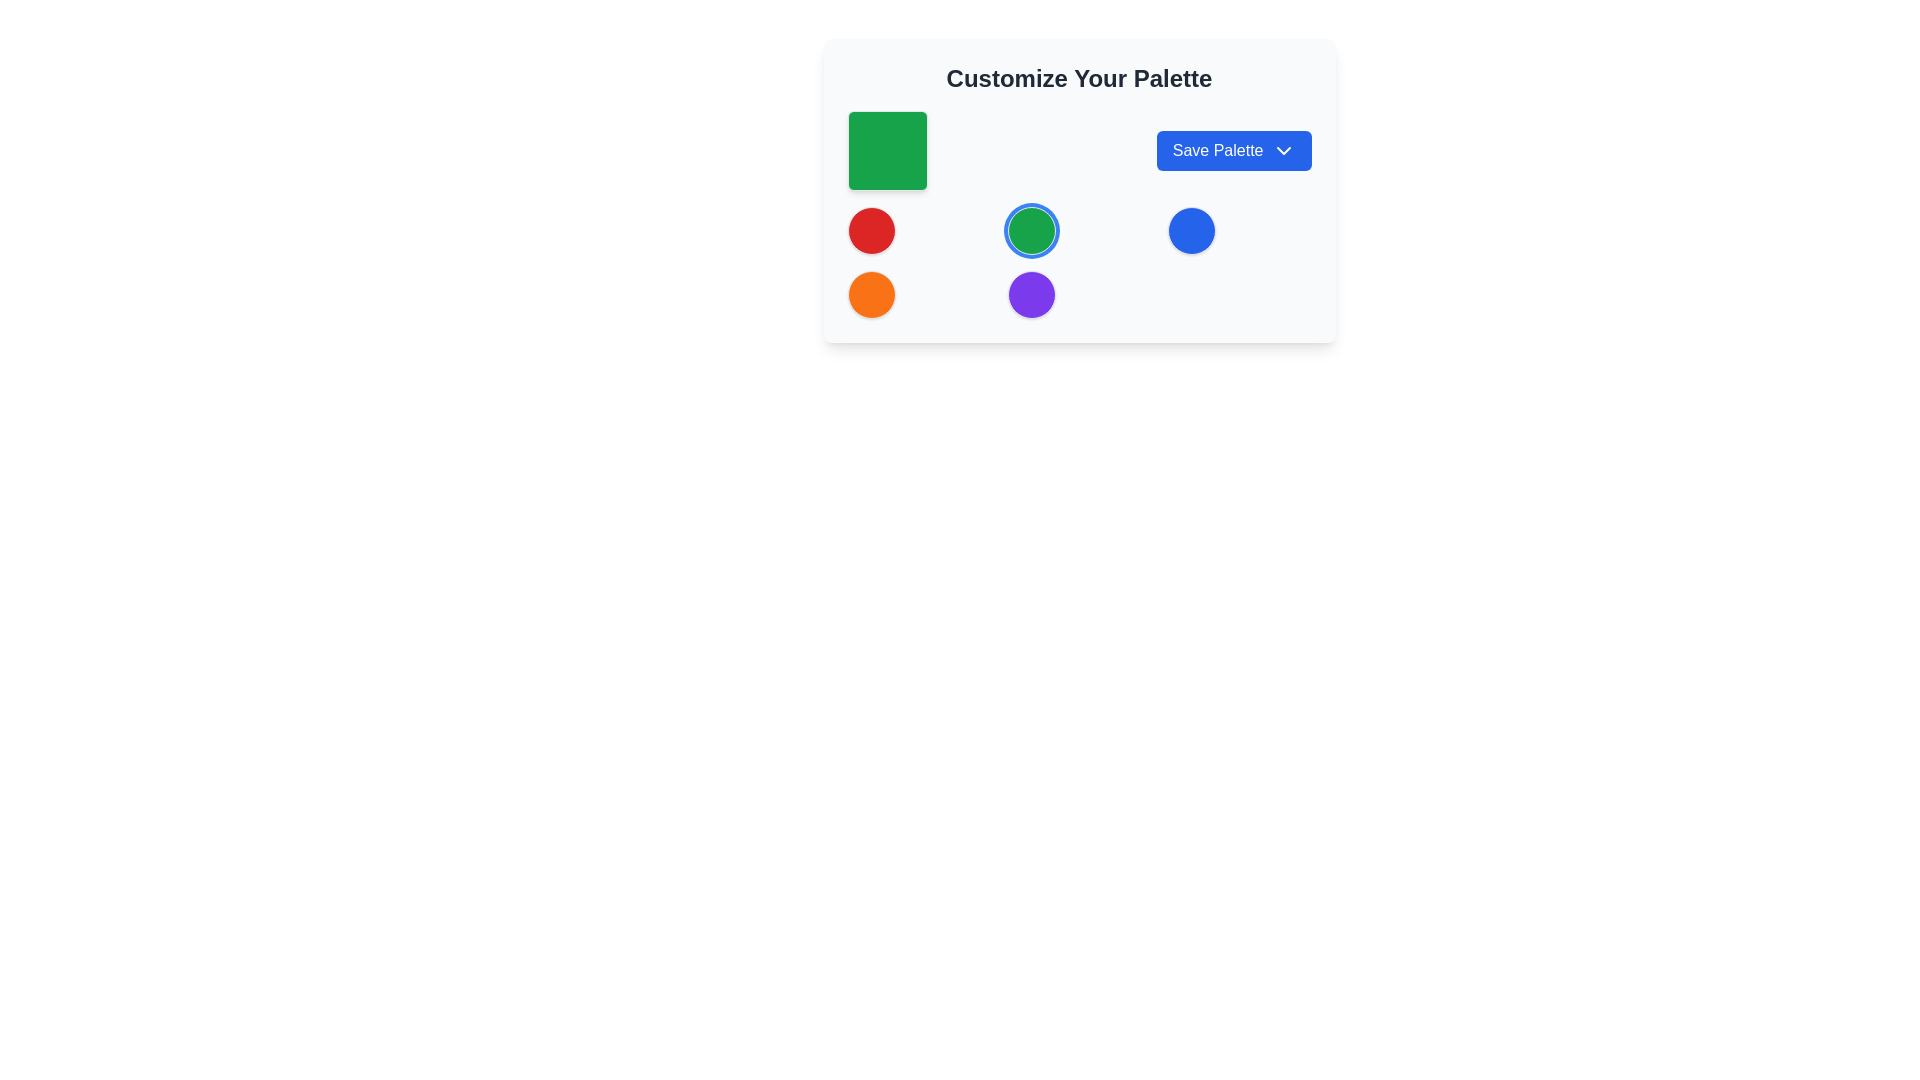  What do you see at coordinates (1283, 150) in the screenshot?
I see `the downward-facing chevron icon located at the right end of the 'Save Palette' button` at bounding box center [1283, 150].